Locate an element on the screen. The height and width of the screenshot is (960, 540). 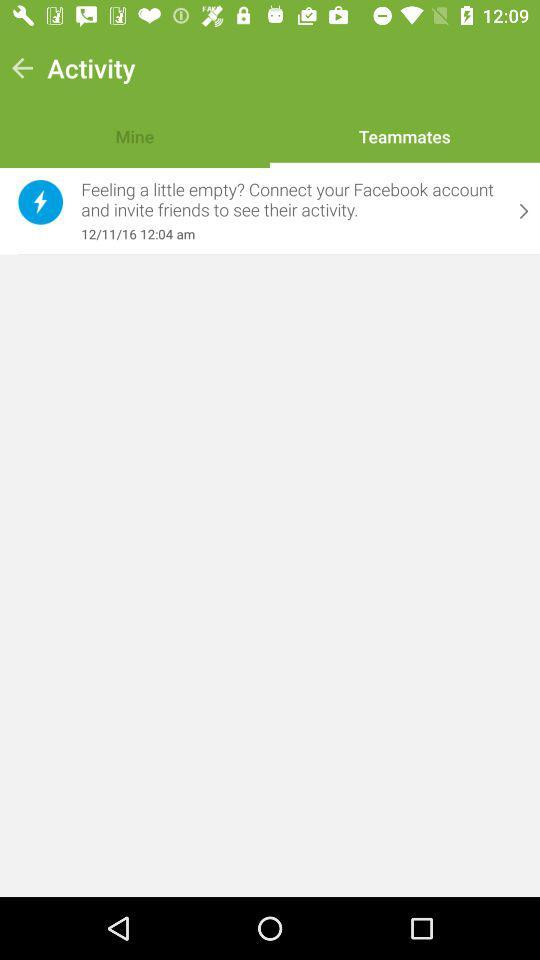
the item next to the feeling a little is located at coordinates (40, 202).